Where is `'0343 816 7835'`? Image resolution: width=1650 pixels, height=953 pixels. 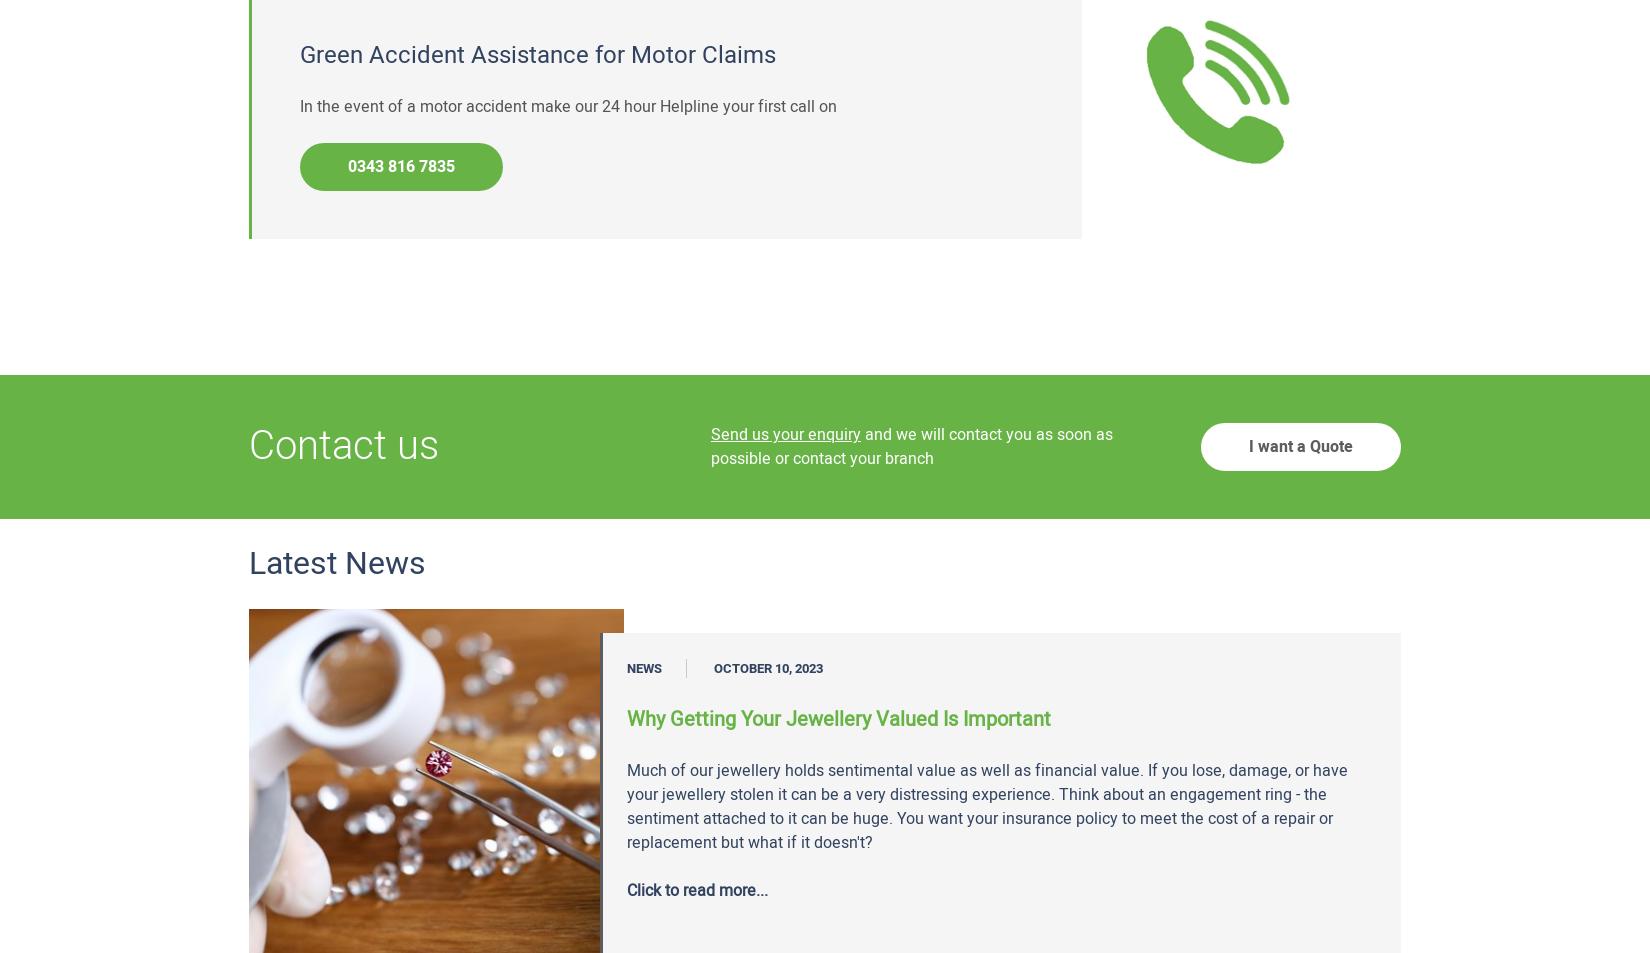
'0343 816 7835' is located at coordinates (401, 165).